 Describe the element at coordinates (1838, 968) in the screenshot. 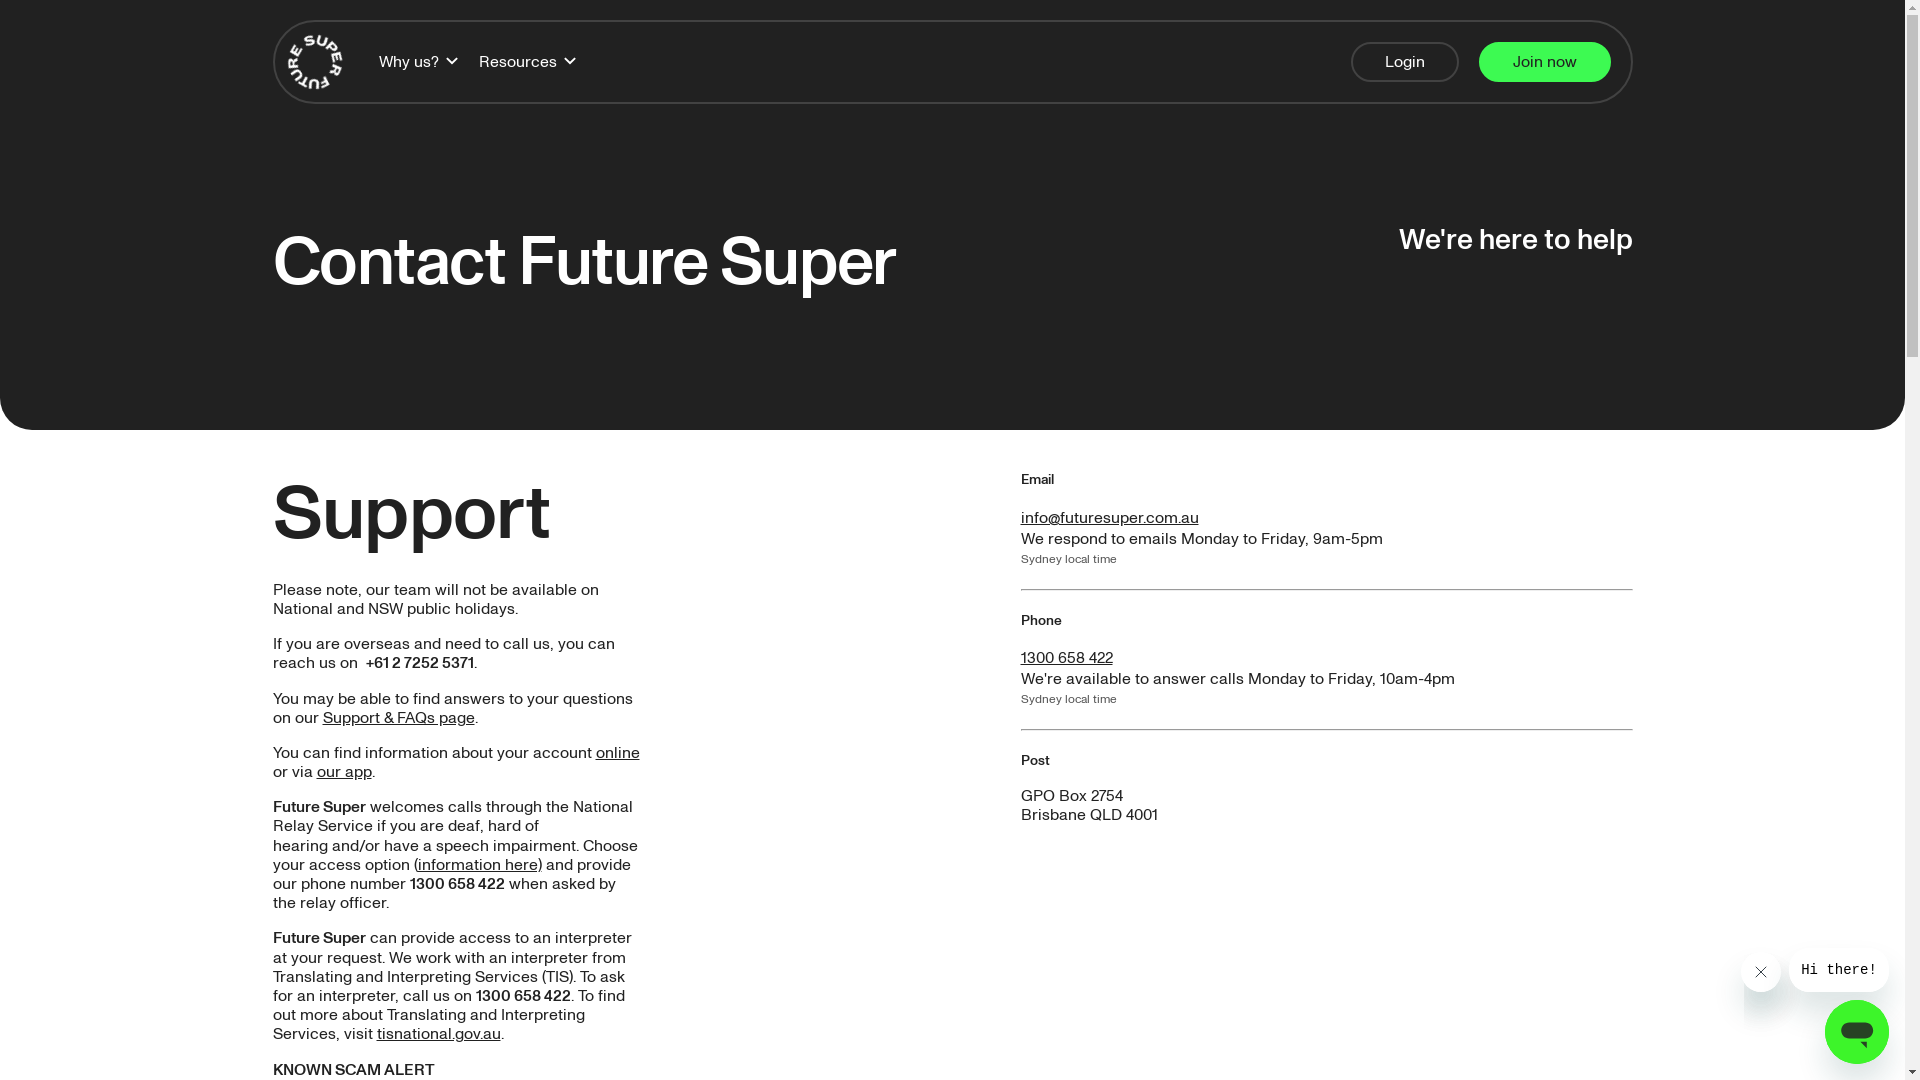

I see `'Message from company'` at that location.